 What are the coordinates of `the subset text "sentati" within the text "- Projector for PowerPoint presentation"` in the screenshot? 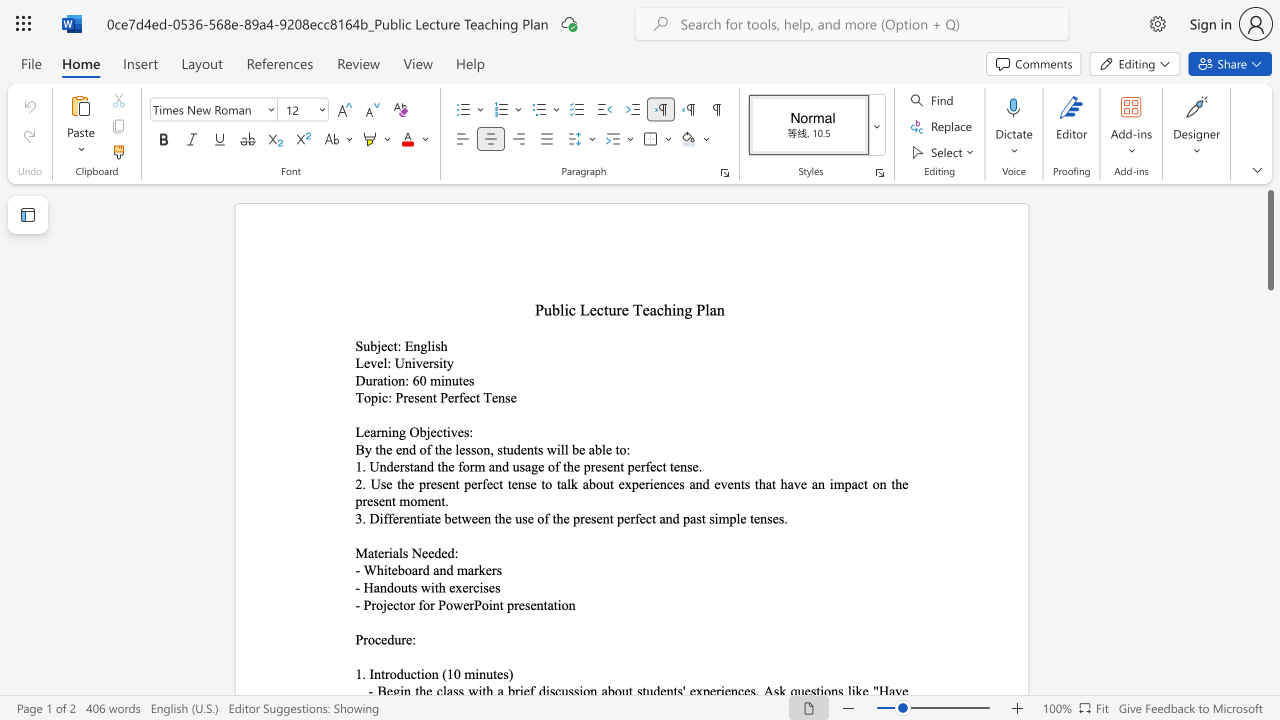 It's located at (525, 604).